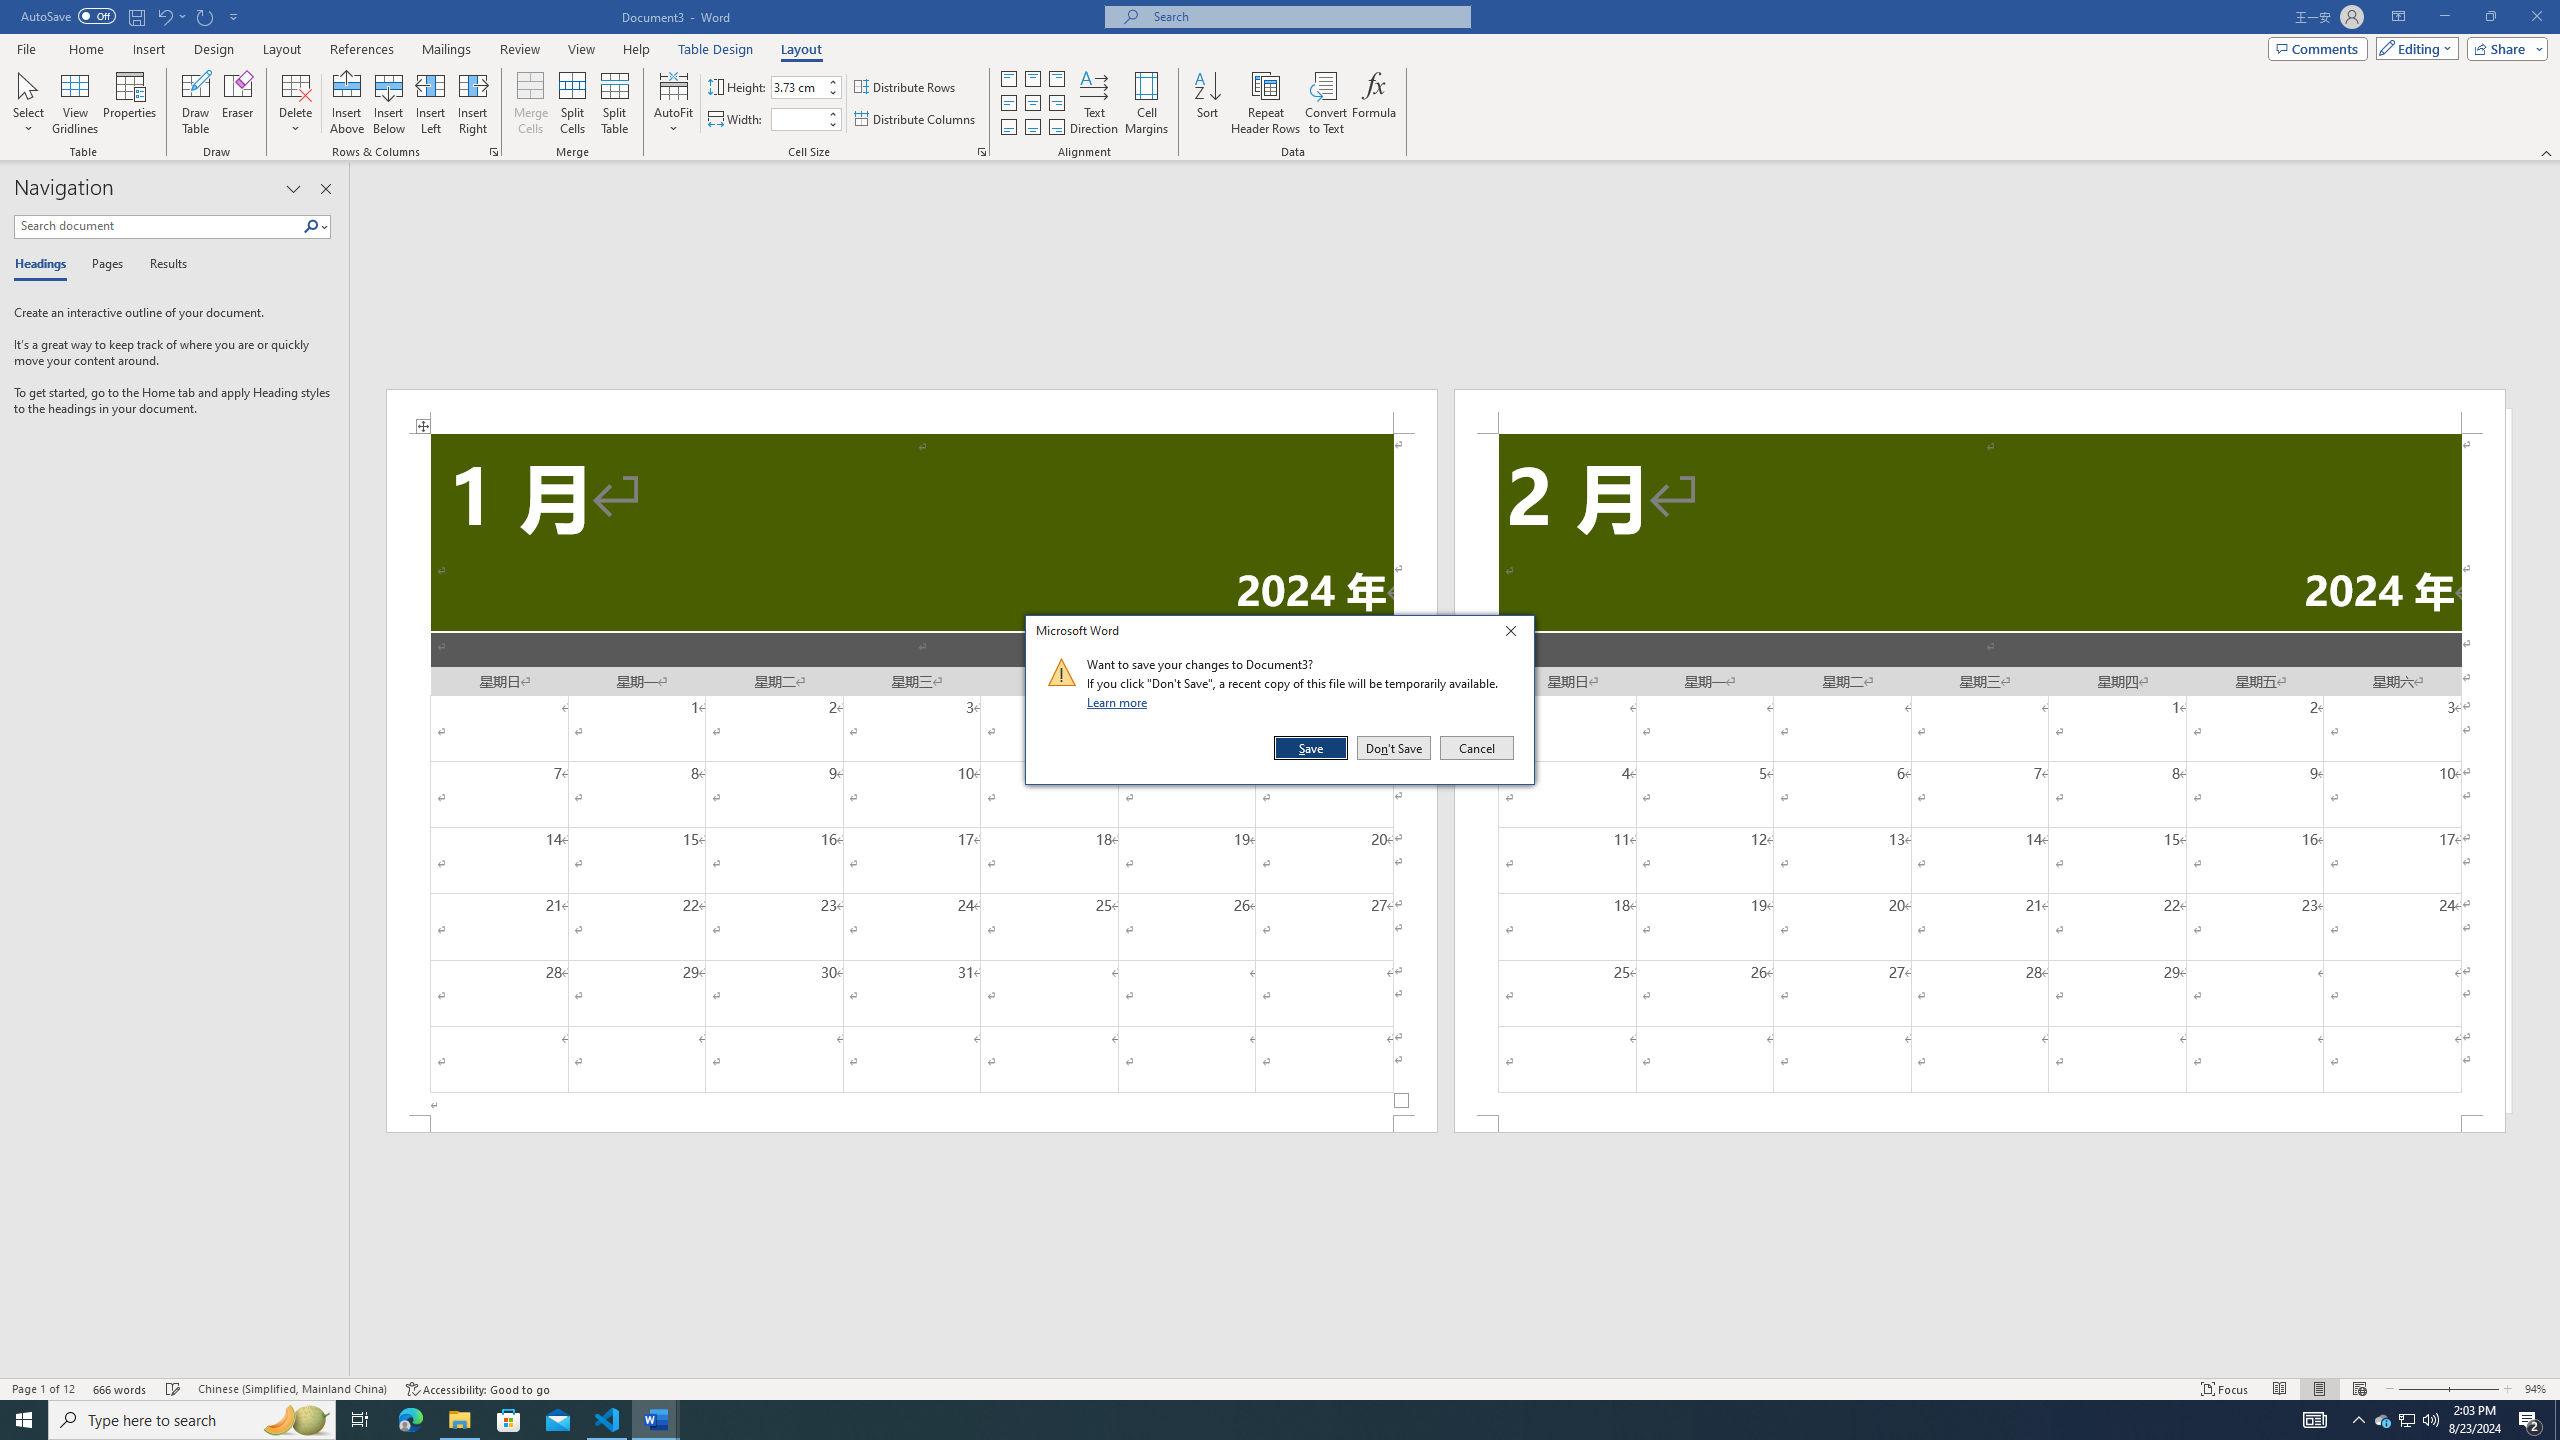 The height and width of the screenshot is (1440, 2560). What do you see at coordinates (1031, 103) in the screenshot?
I see `'Align Center'` at bounding box center [1031, 103].